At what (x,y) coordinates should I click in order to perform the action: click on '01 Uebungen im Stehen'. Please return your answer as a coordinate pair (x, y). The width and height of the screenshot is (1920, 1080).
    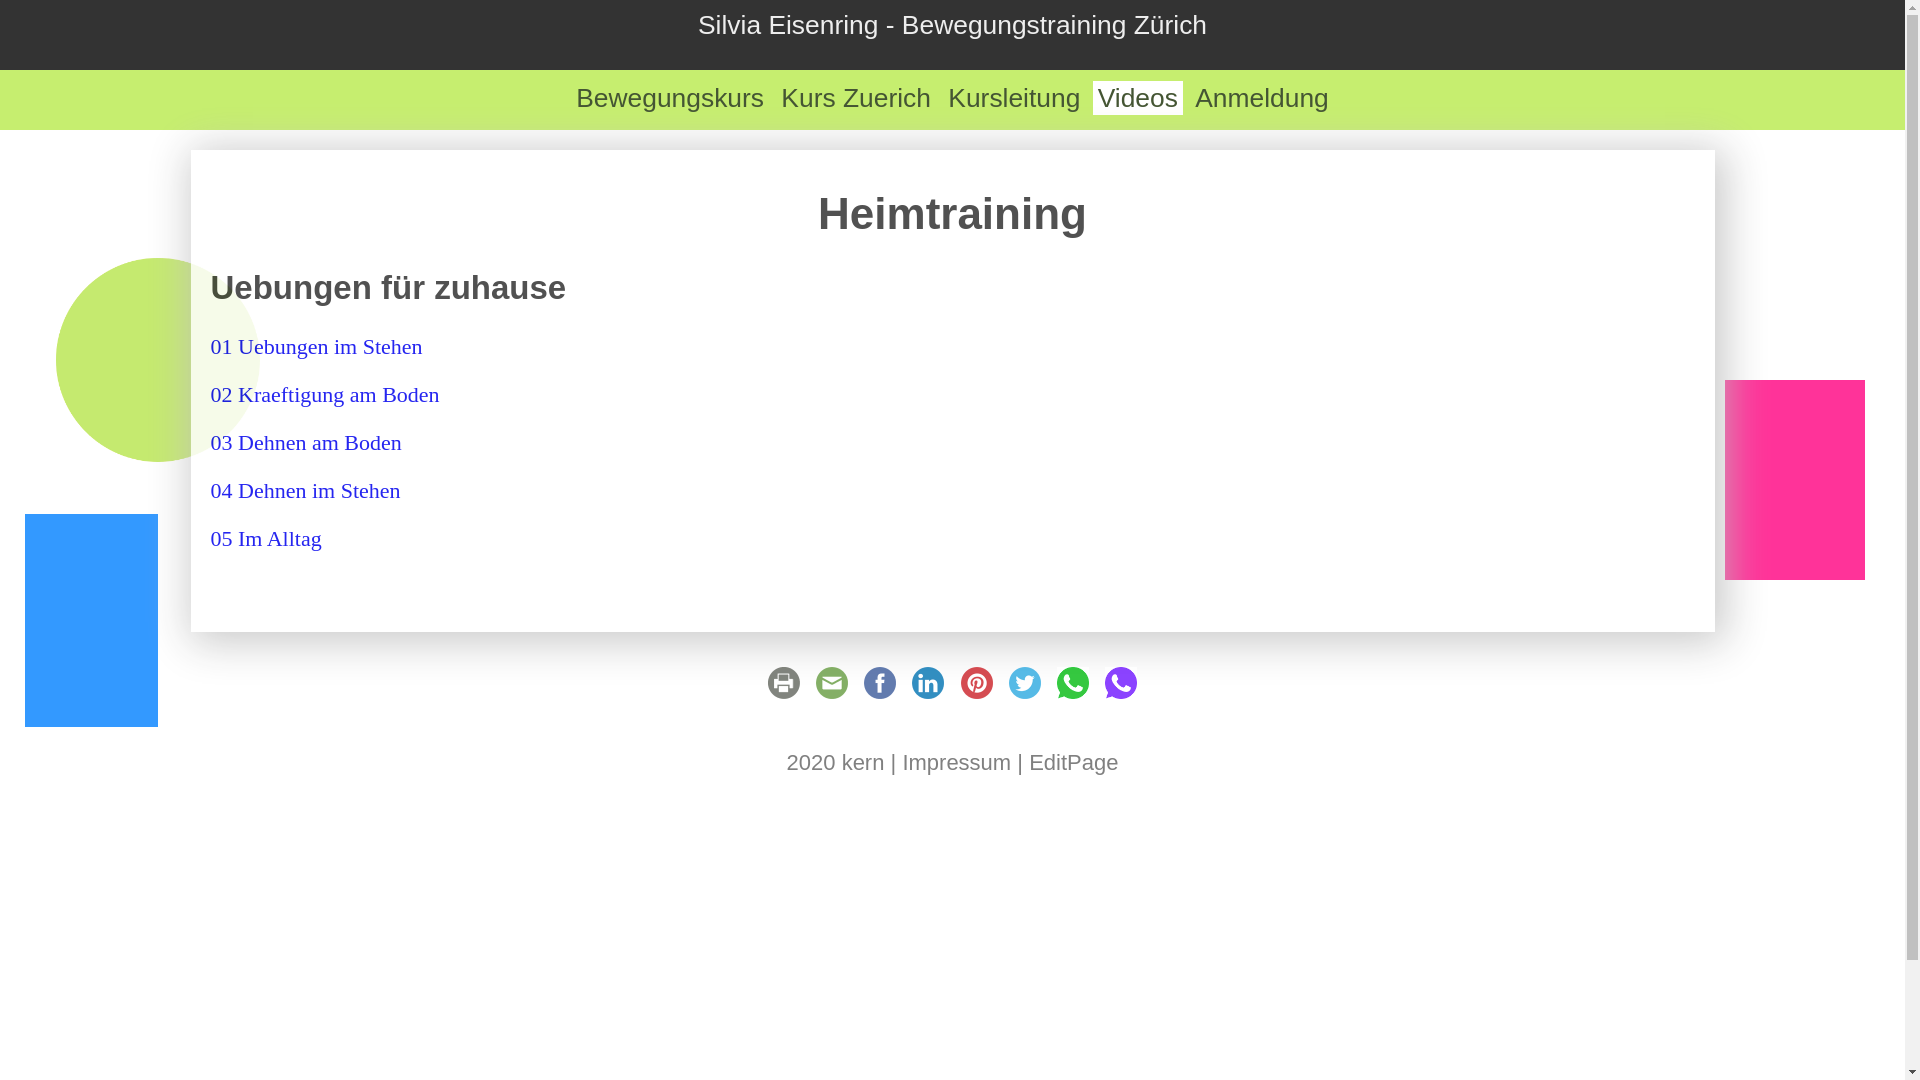
    Looking at the image, I should click on (315, 345).